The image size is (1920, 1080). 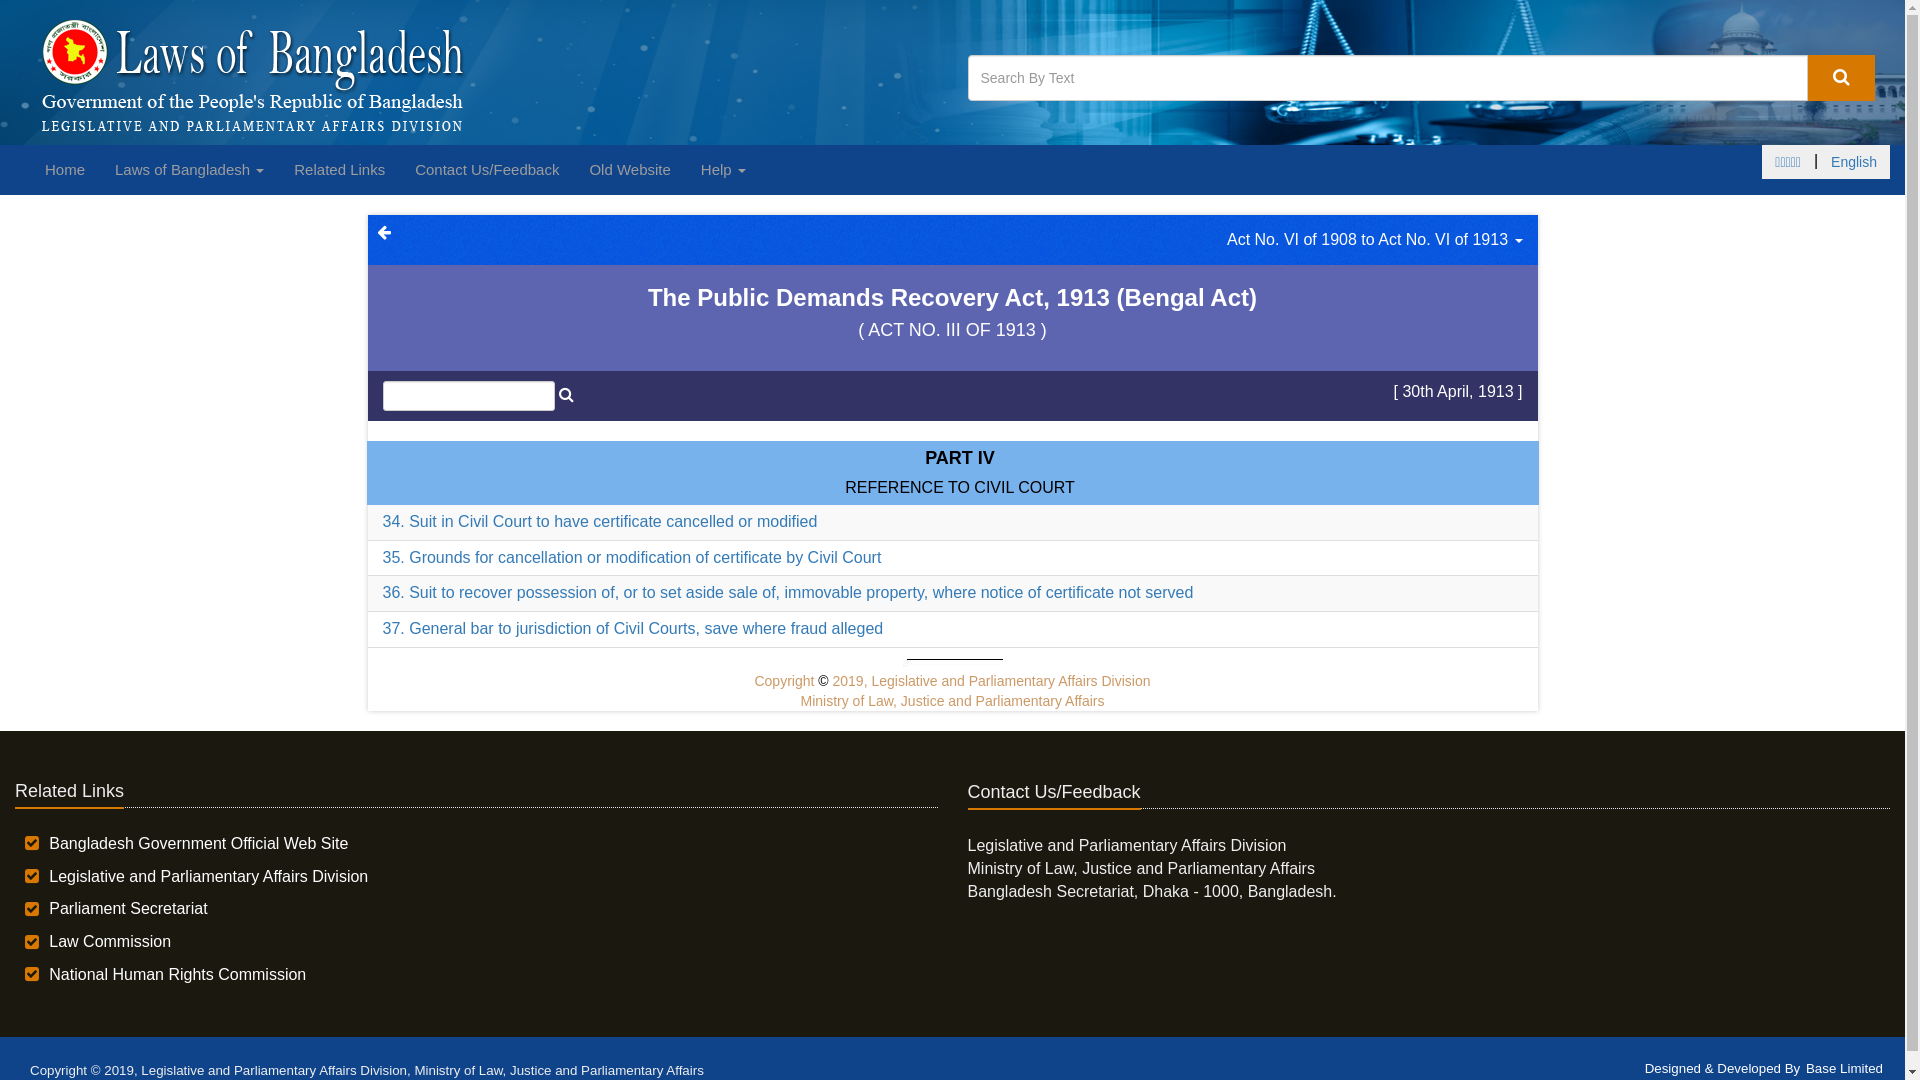 I want to click on 'National Human Rights Commission', so click(x=177, y=973).